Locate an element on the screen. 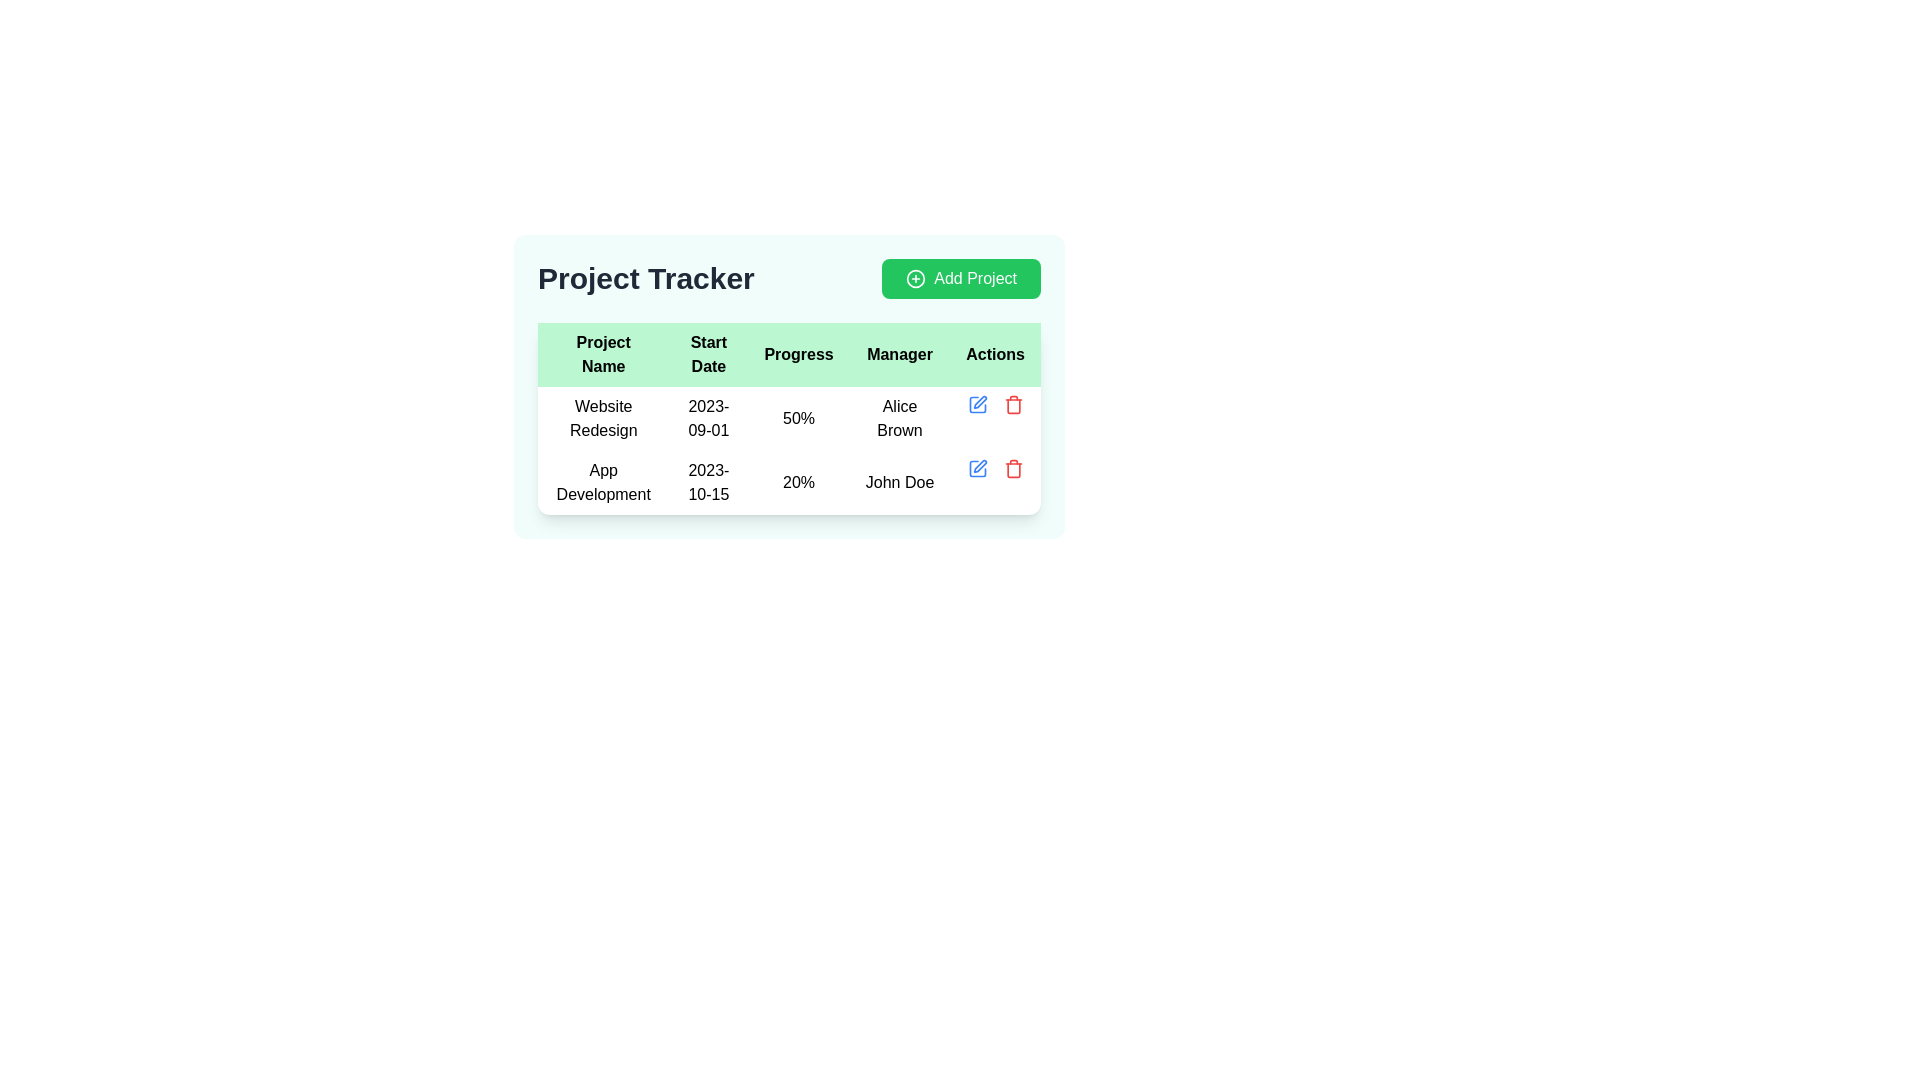  the edit icon located in the 'Actions' column for the 'App Development' row in the project tracker table to initiate the edit action is located at coordinates (977, 405).